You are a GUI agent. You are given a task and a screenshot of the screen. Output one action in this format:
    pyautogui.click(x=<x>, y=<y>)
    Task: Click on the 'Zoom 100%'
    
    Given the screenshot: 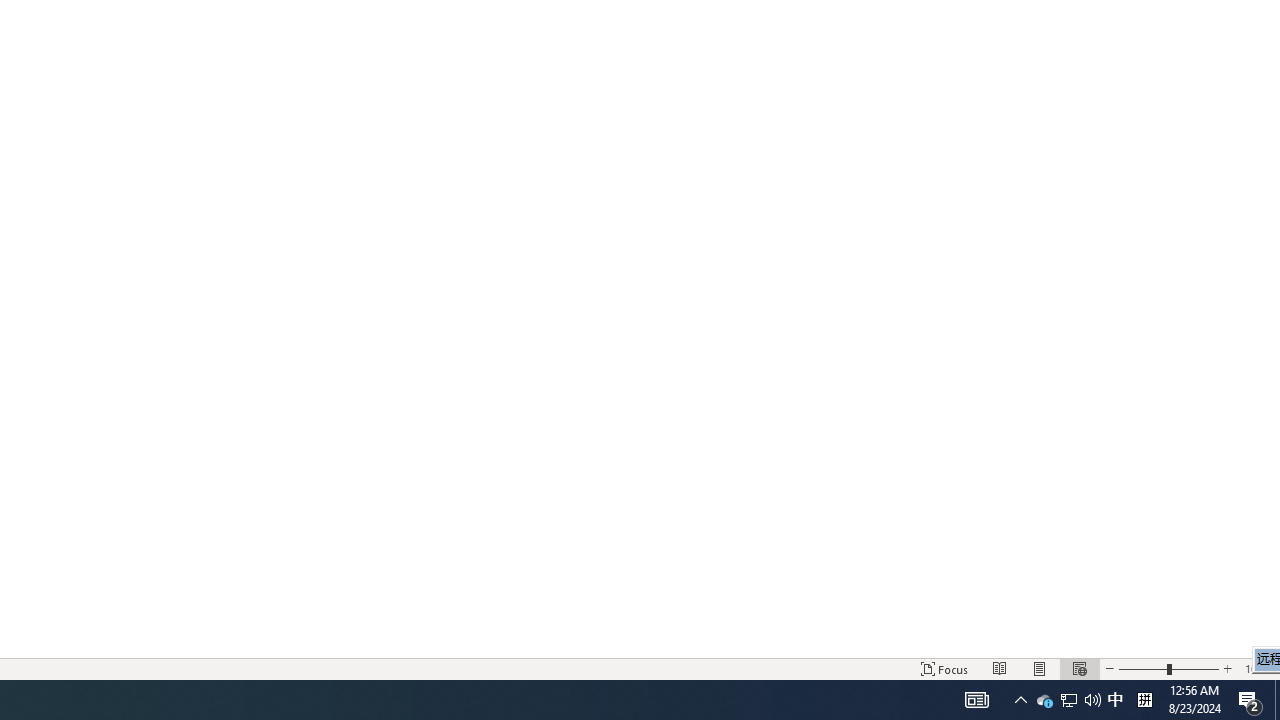 What is the action you would take?
    pyautogui.click(x=1257, y=669)
    